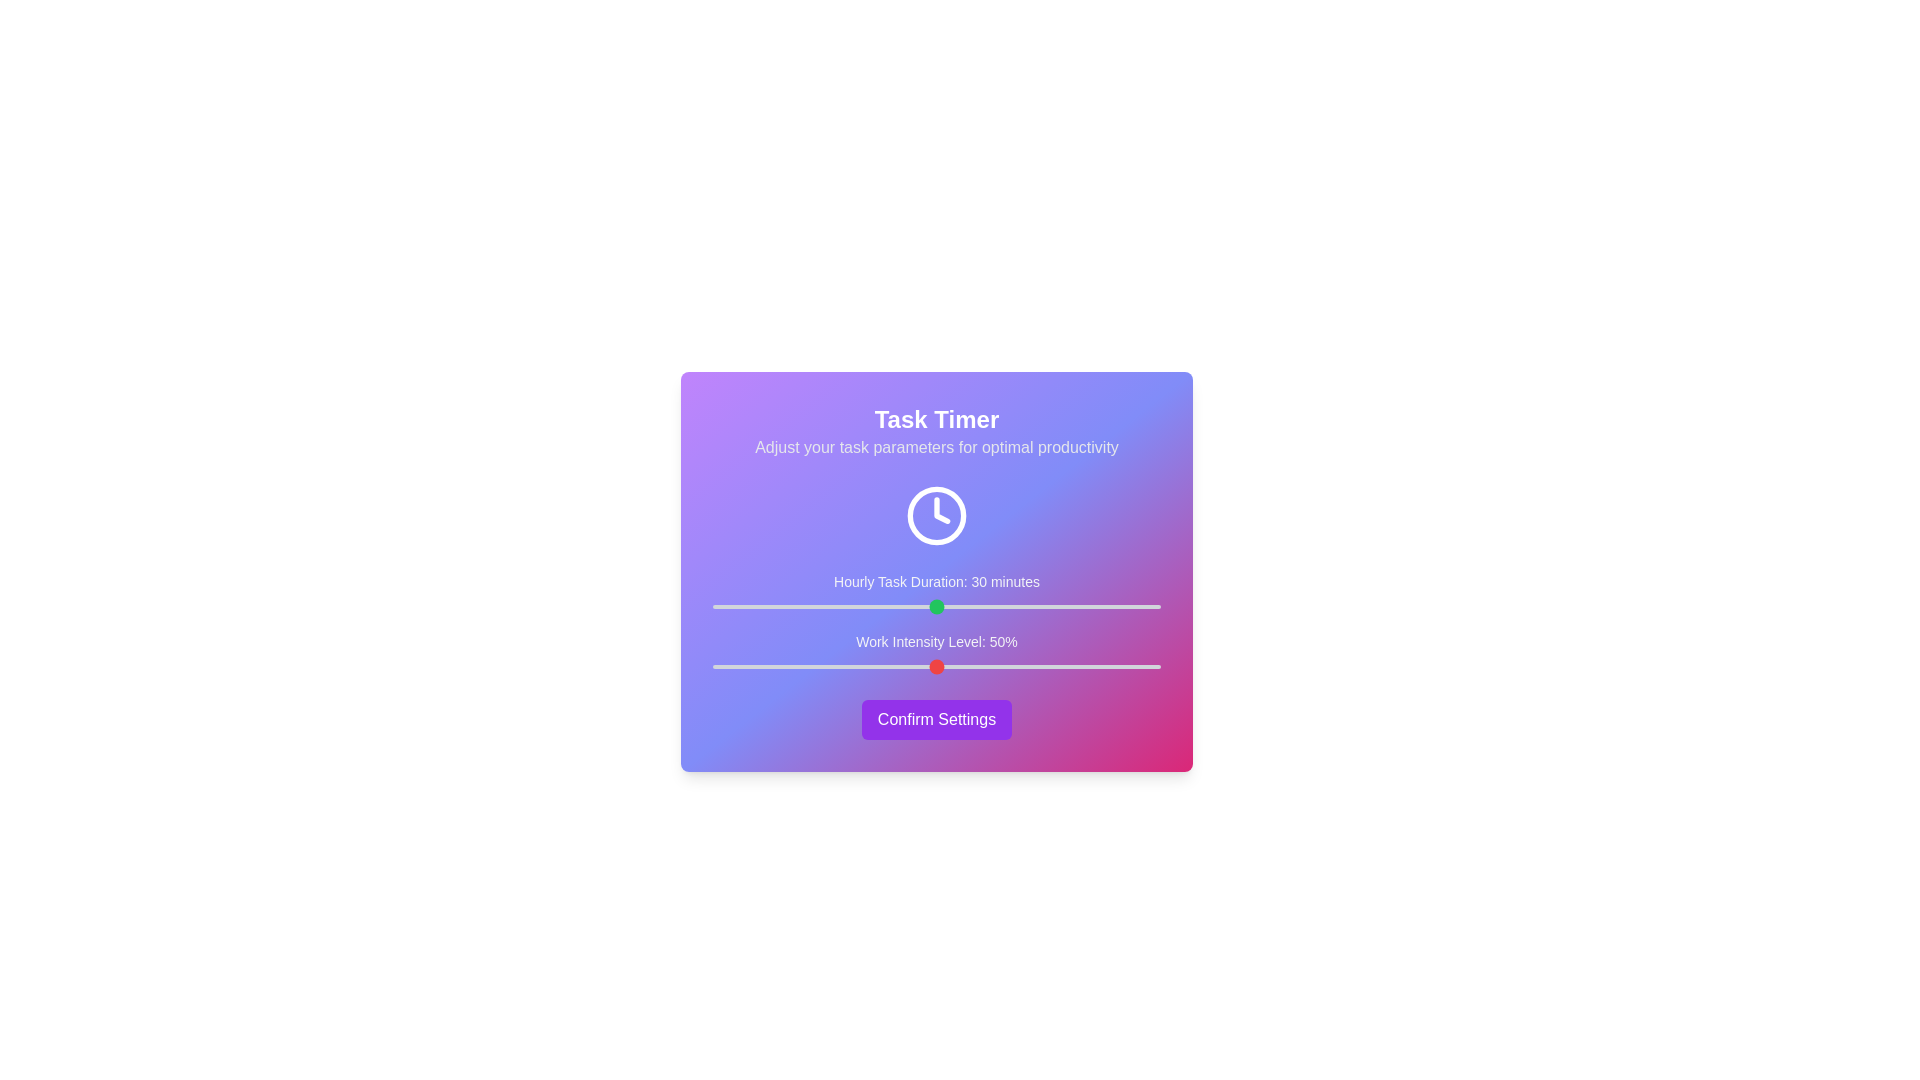 Image resolution: width=1920 pixels, height=1080 pixels. I want to click on the work intensity level to 76% by interacting with the slider, so click(1052, 667).